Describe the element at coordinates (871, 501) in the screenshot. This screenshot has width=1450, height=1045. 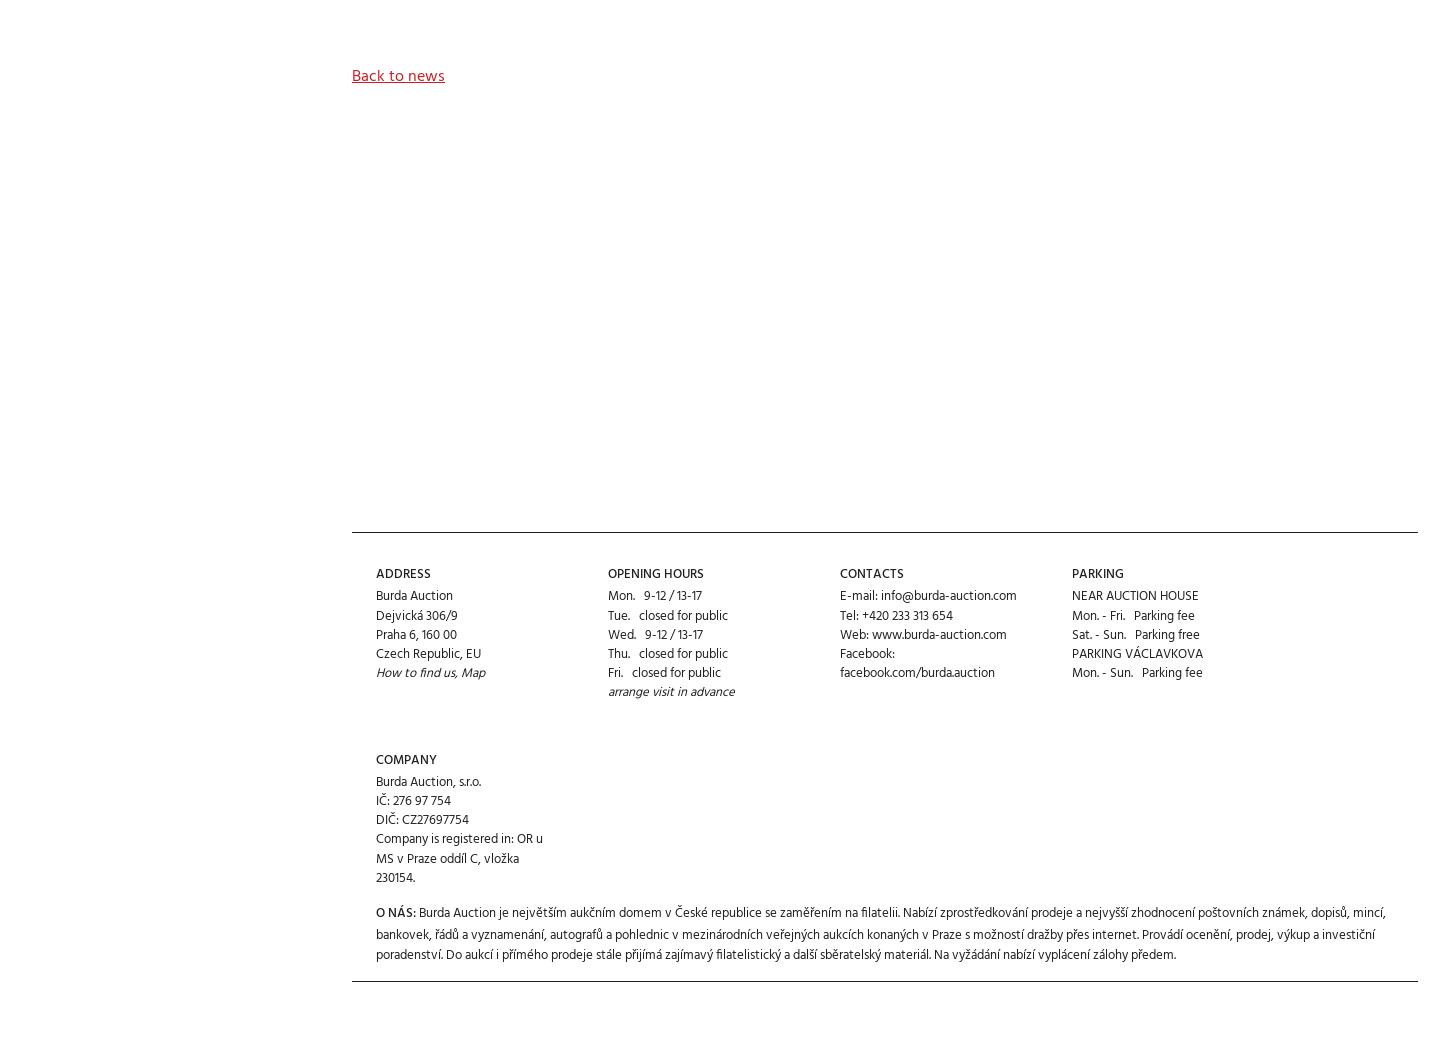
I see `'Contacts'` at that location.